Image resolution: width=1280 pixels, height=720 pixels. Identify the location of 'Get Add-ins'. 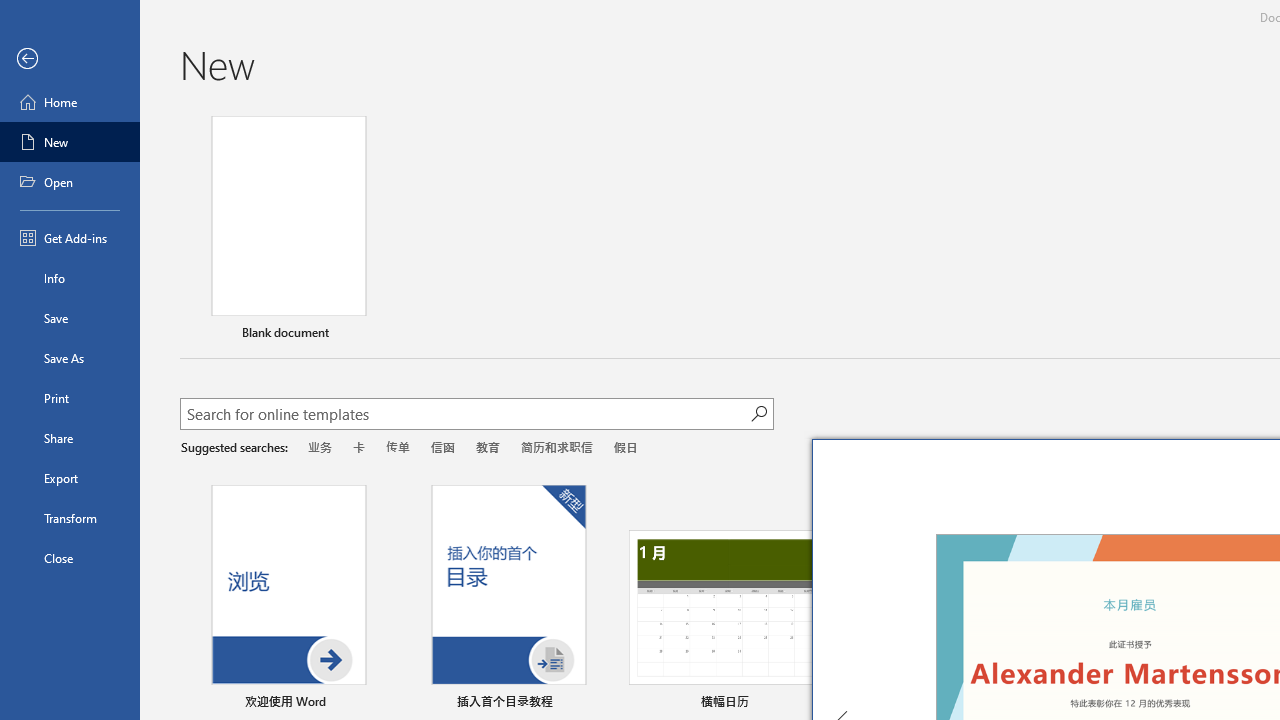
(69, 236).